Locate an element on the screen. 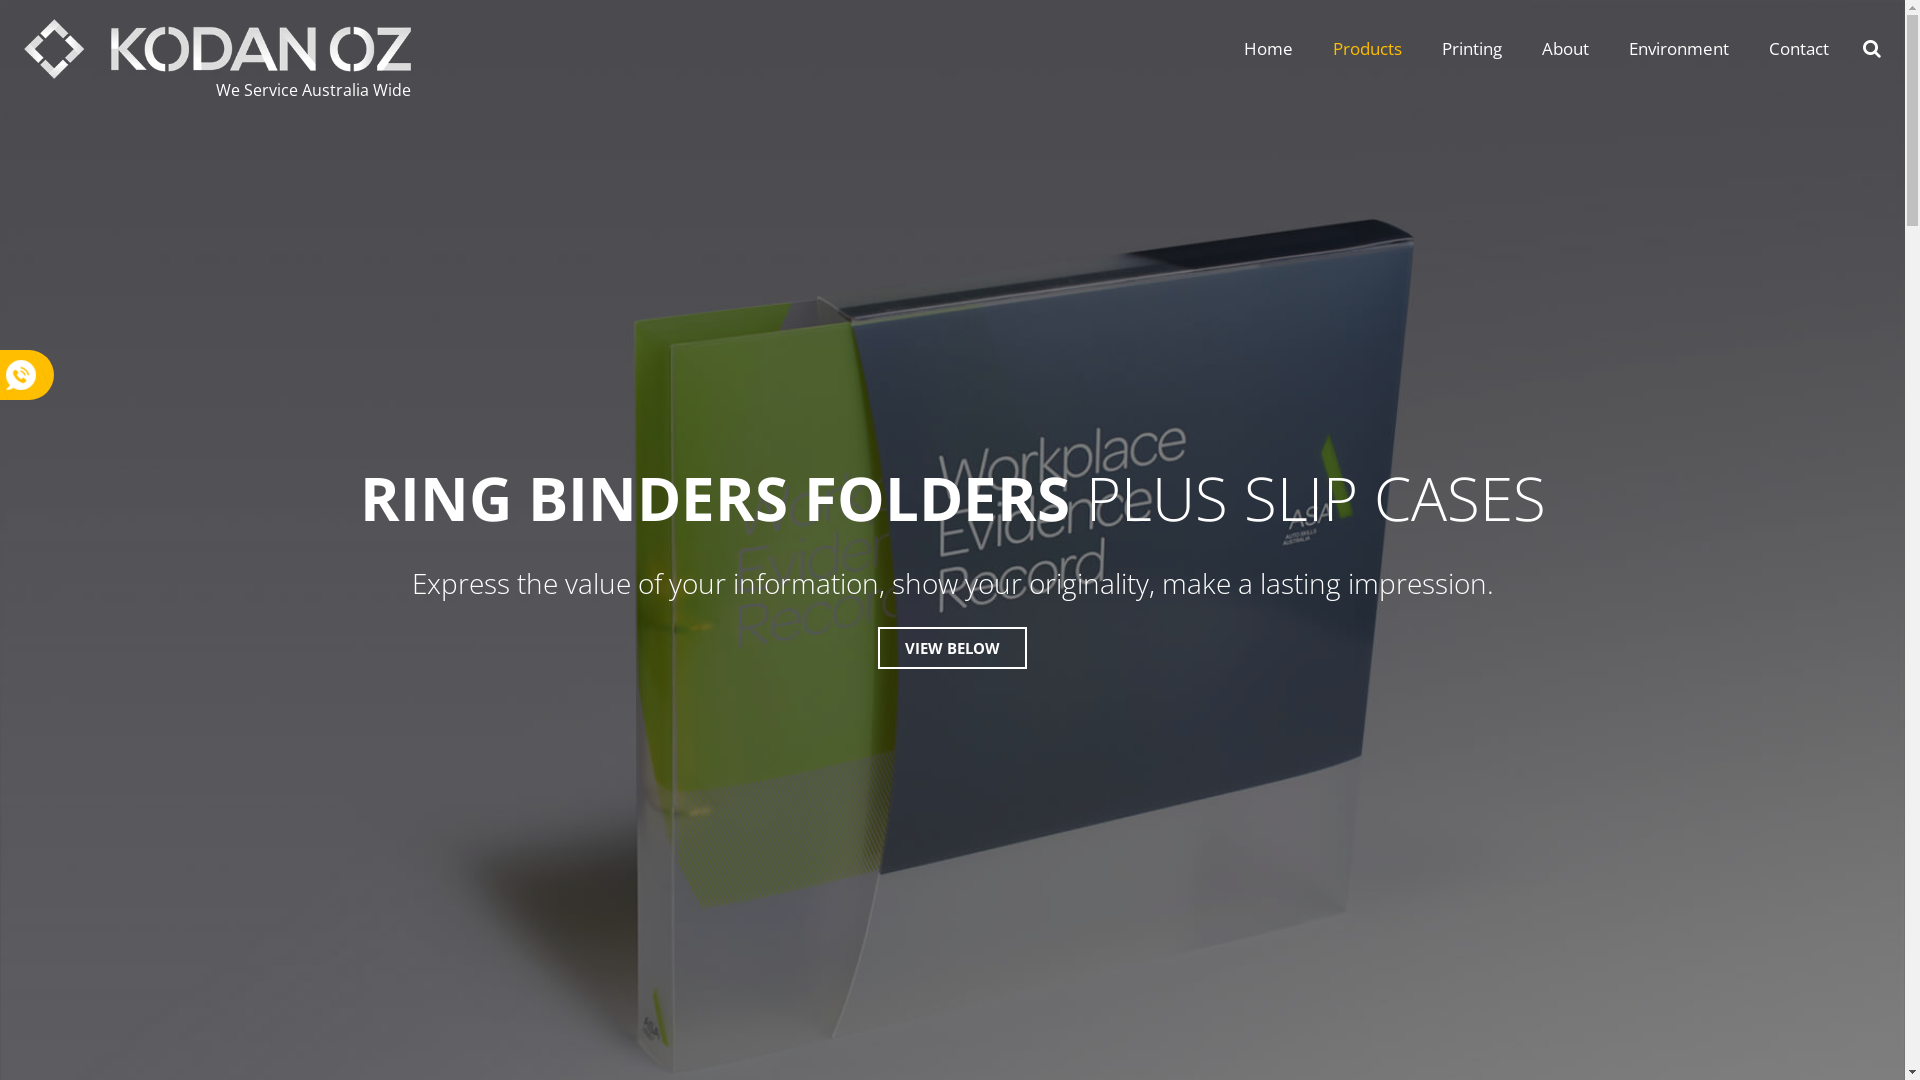 The image size is (1920, 1080). 'Printing' is located at coordinates (1420, 48).